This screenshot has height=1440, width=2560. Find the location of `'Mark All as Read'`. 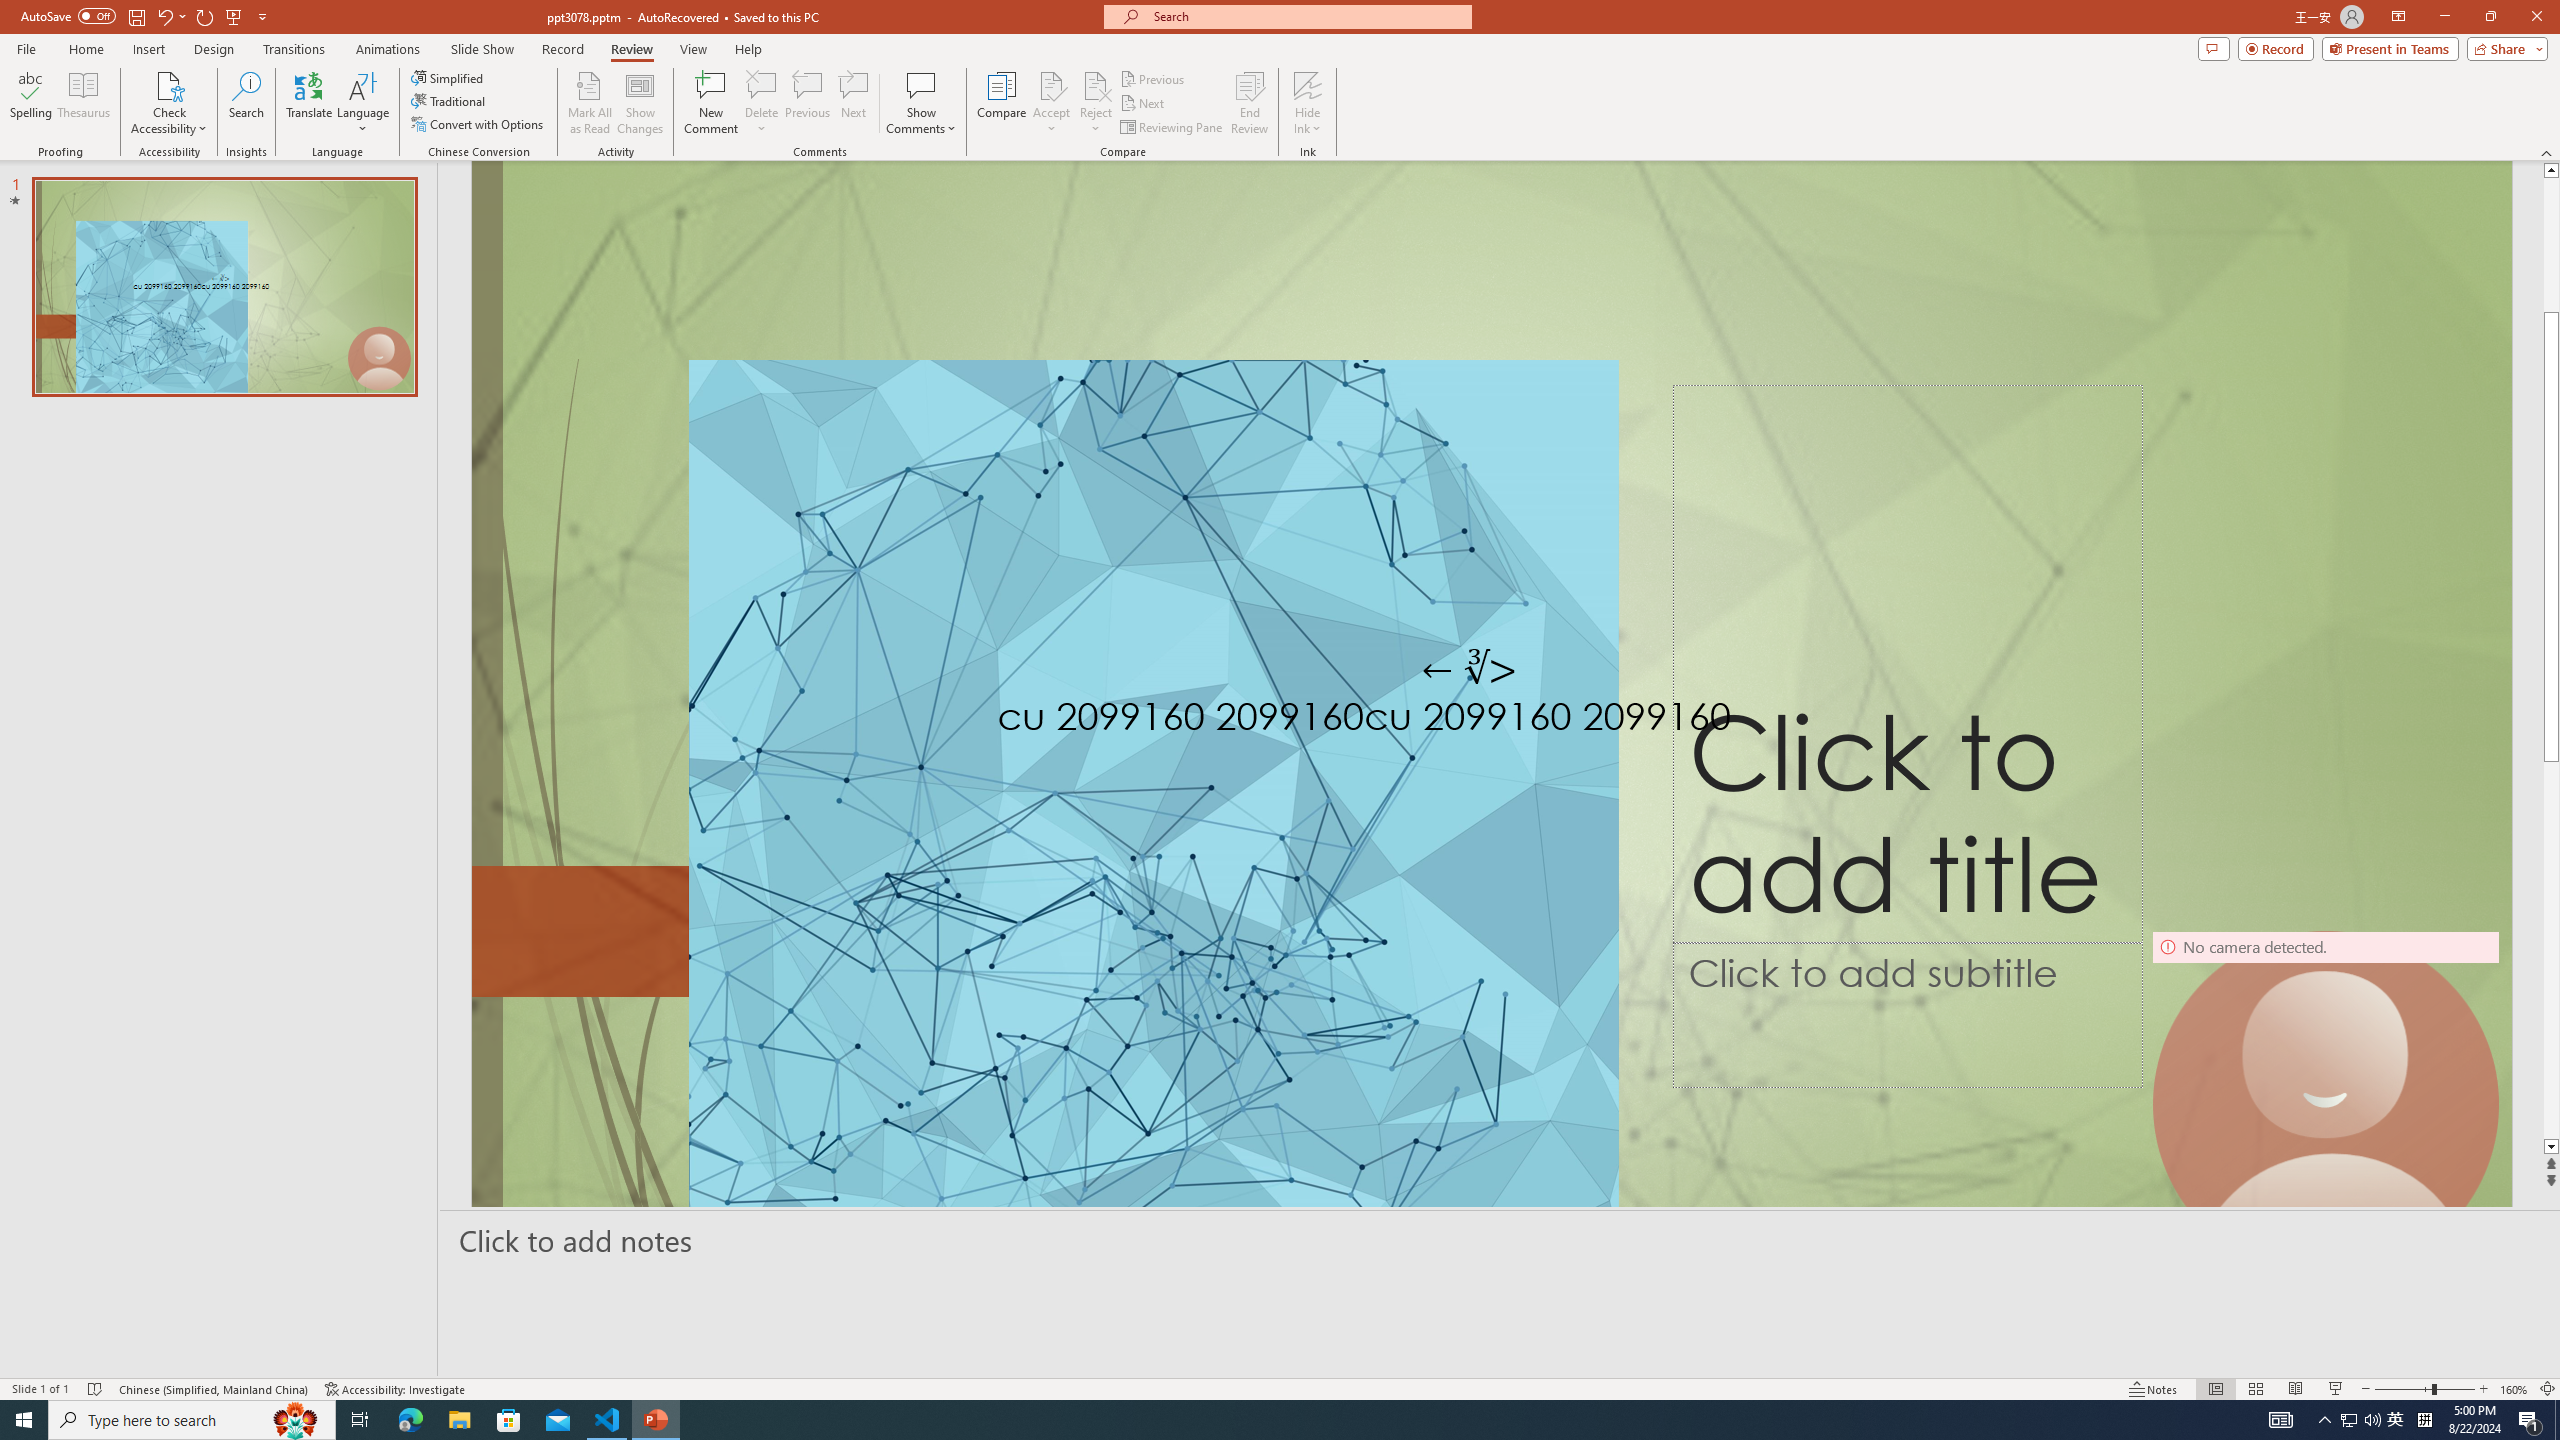

'Mark All as Read' is located at coordinates (590, 103).